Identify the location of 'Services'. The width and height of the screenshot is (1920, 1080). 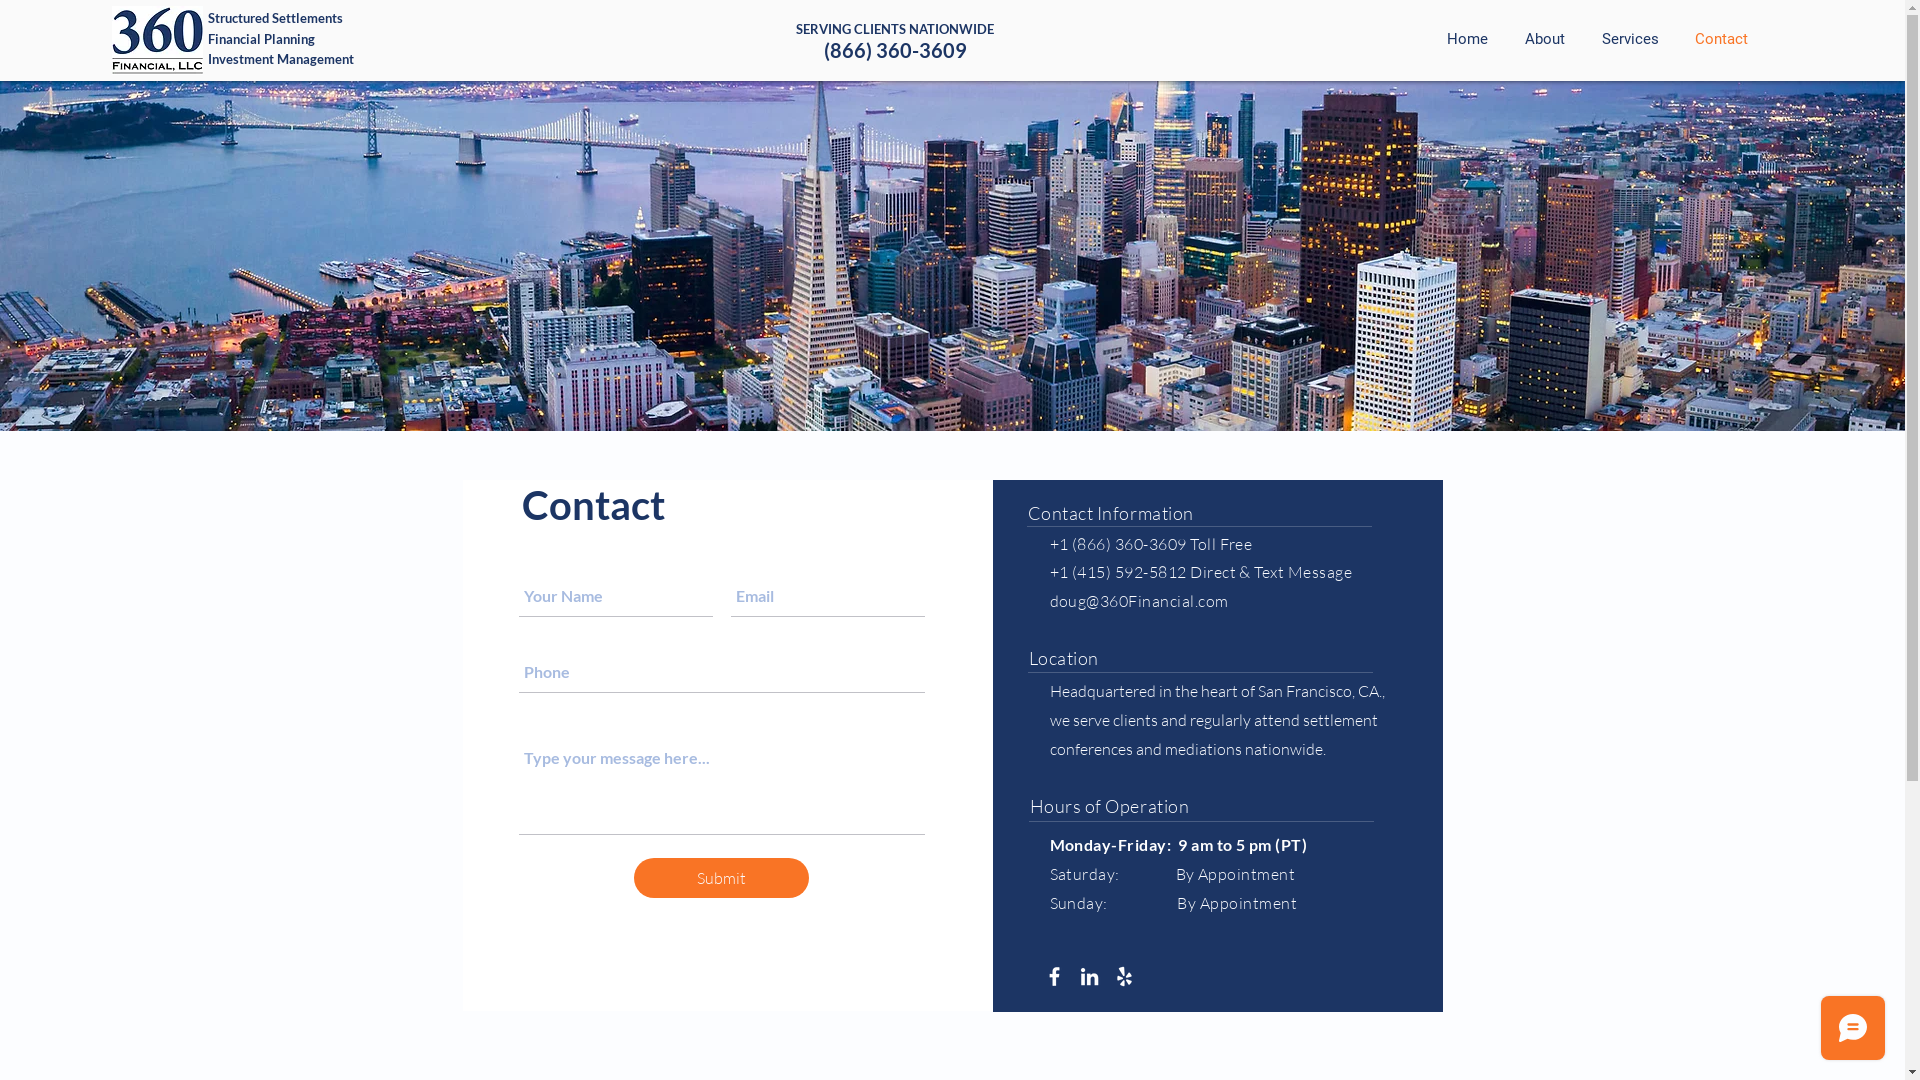
(1627, 38).